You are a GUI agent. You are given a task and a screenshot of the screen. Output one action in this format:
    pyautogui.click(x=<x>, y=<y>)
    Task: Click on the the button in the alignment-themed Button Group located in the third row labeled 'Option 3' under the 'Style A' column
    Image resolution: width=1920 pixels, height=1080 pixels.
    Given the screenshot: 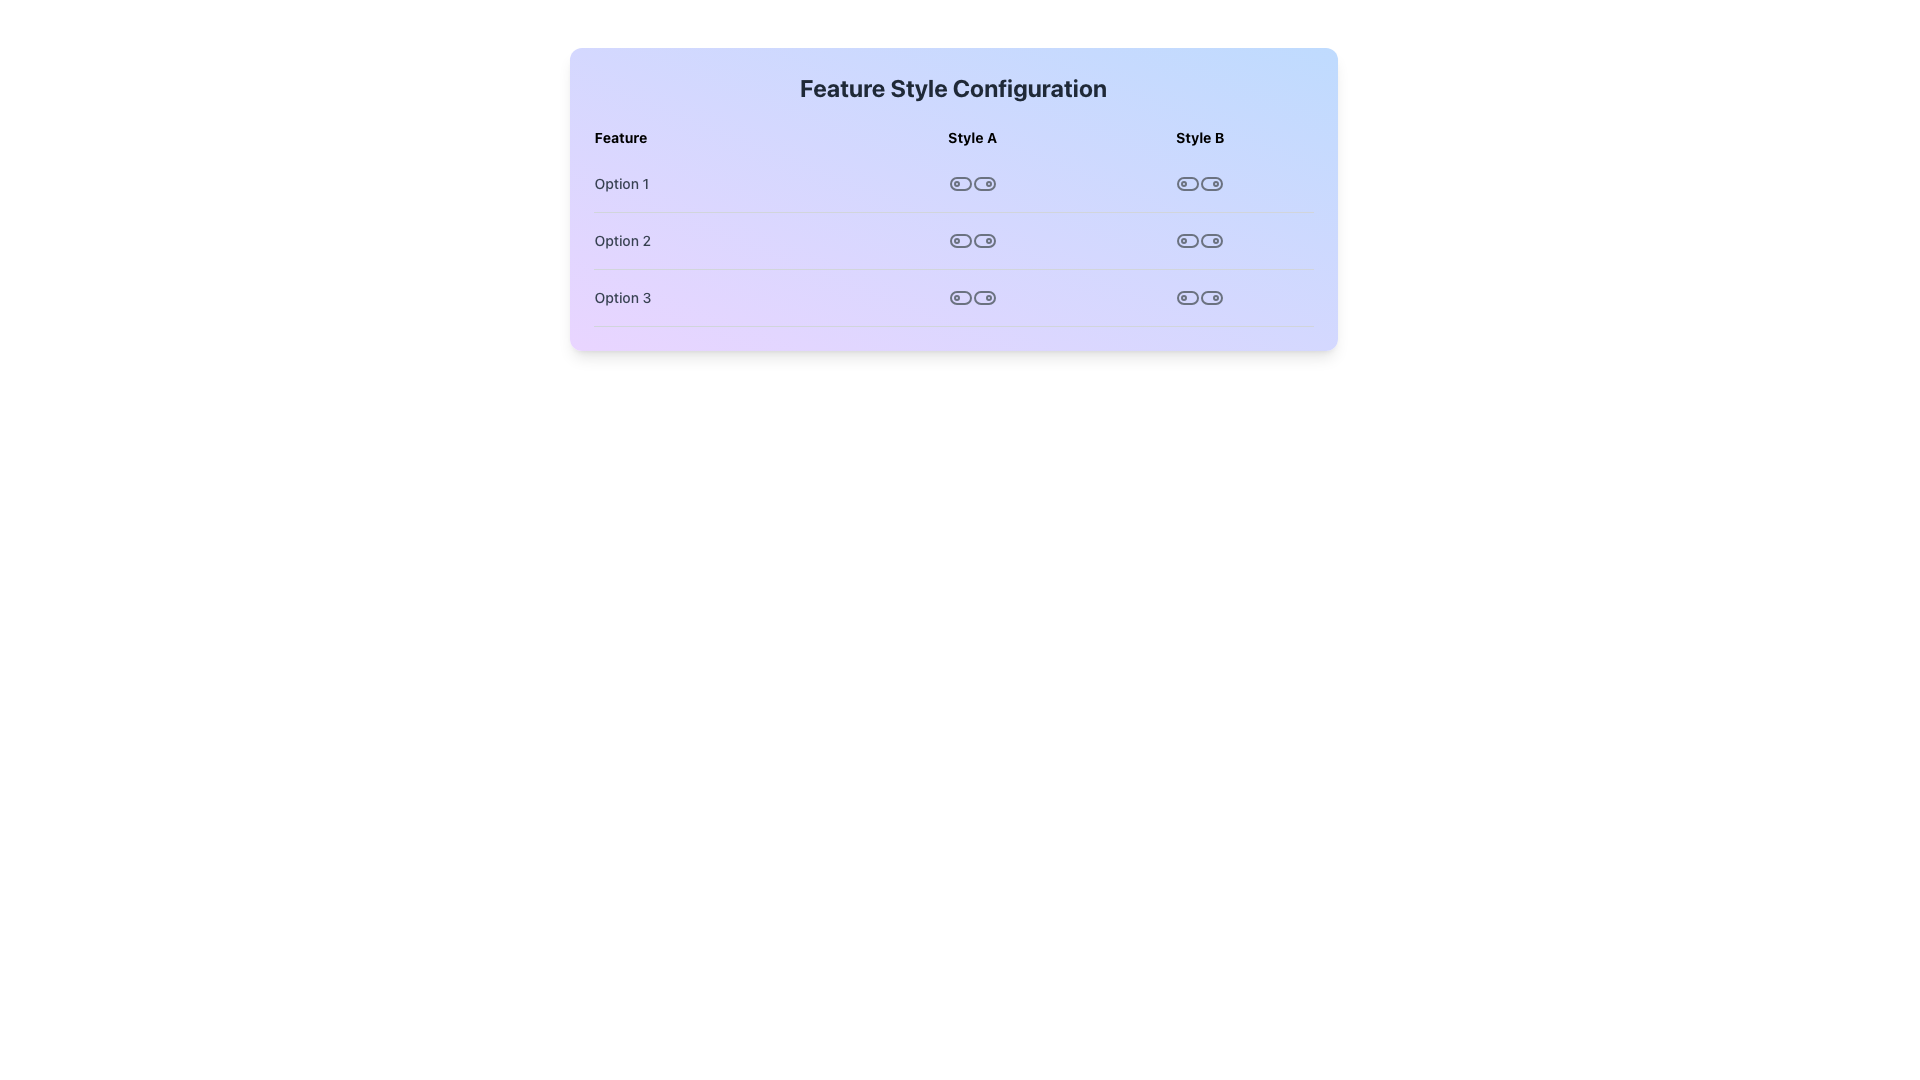 What is the action you would take?
    pyautogui.click(x=972, y=297)
    